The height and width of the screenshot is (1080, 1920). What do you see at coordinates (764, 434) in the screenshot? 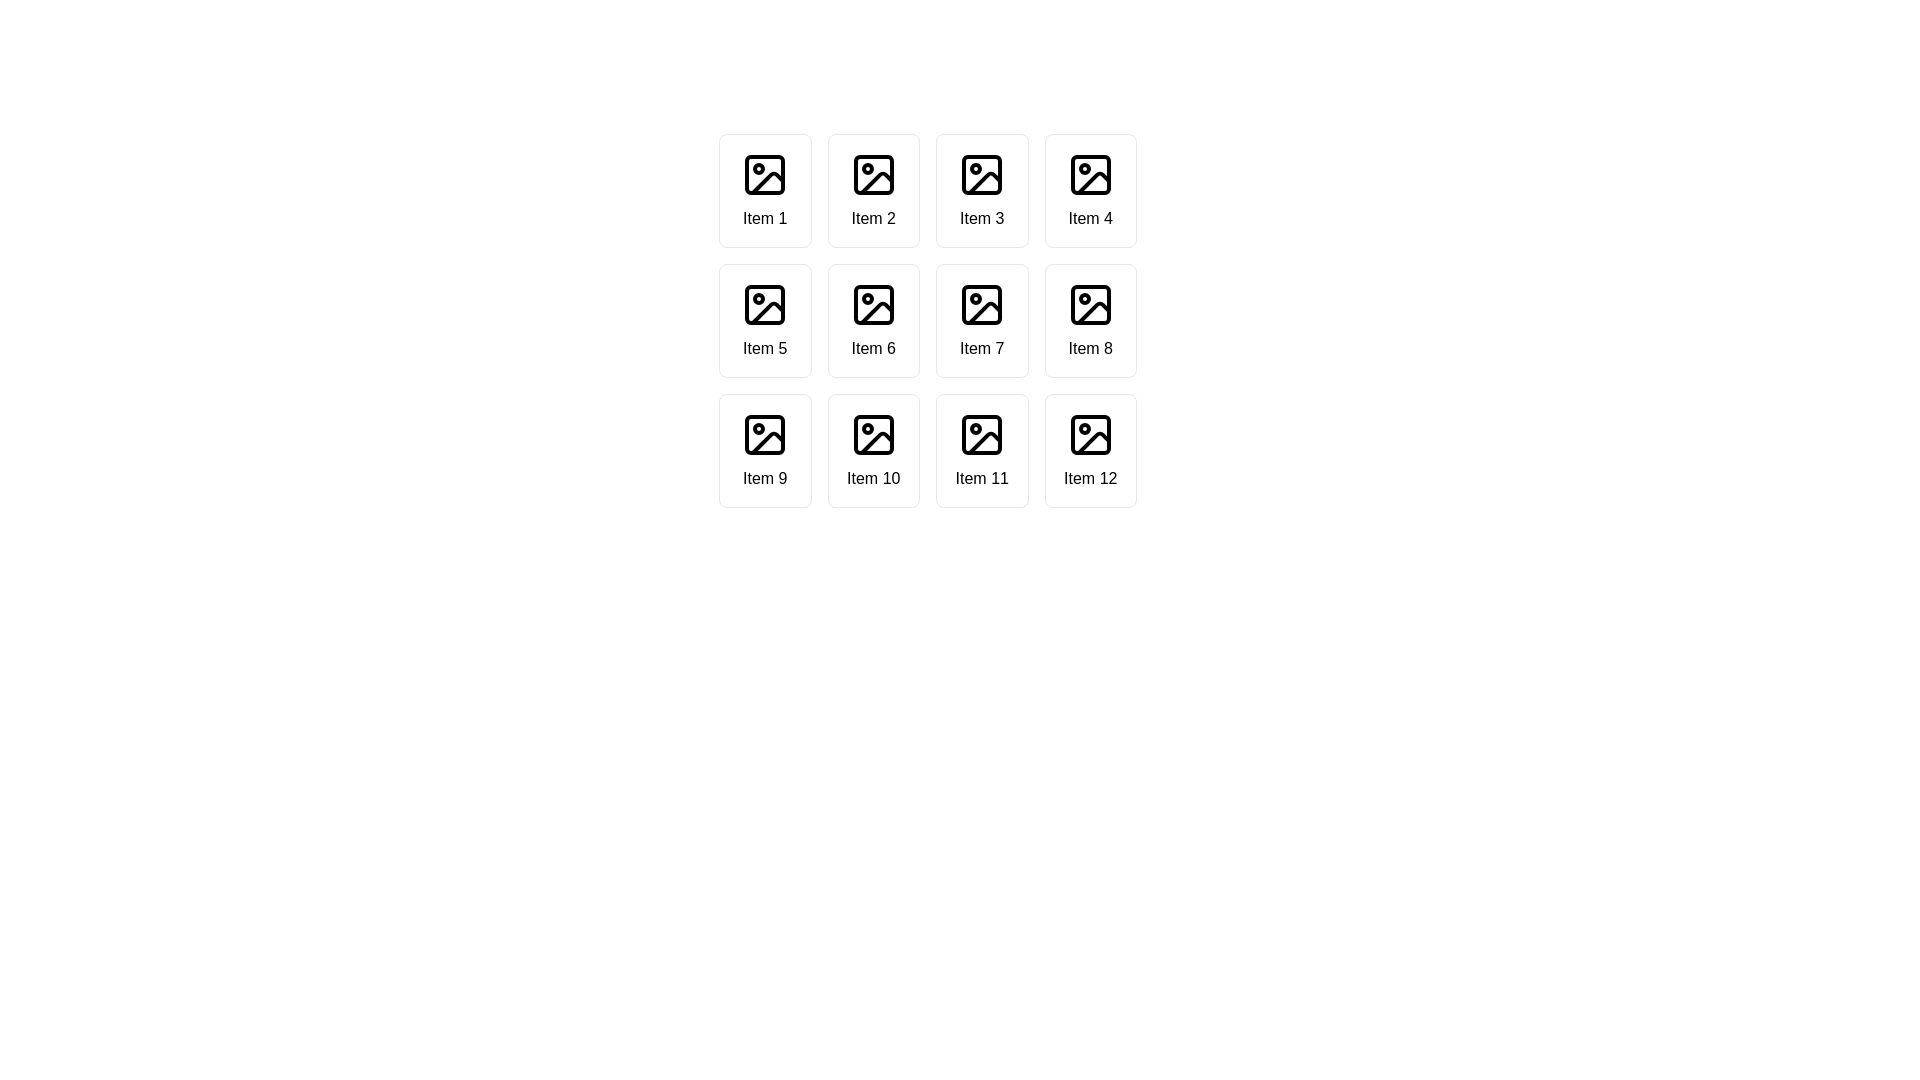
I see `the icon representing 'Item 9' in the grid, located in the third row and first column, which signifies or illustrates this item` at bounding box center [764, 434].